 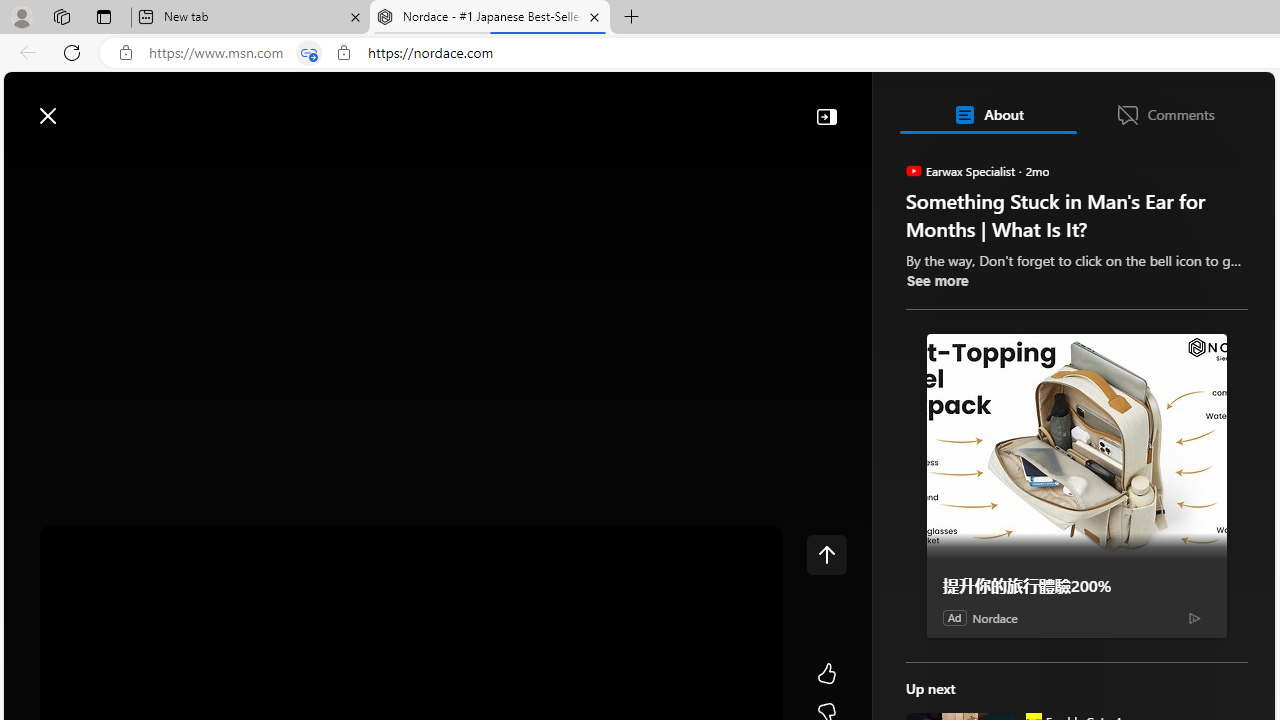 What do you see at coordinates (826, 555) in the screenshot?
I see `'Class: control icon-only'` at bounding box center [826, 555].